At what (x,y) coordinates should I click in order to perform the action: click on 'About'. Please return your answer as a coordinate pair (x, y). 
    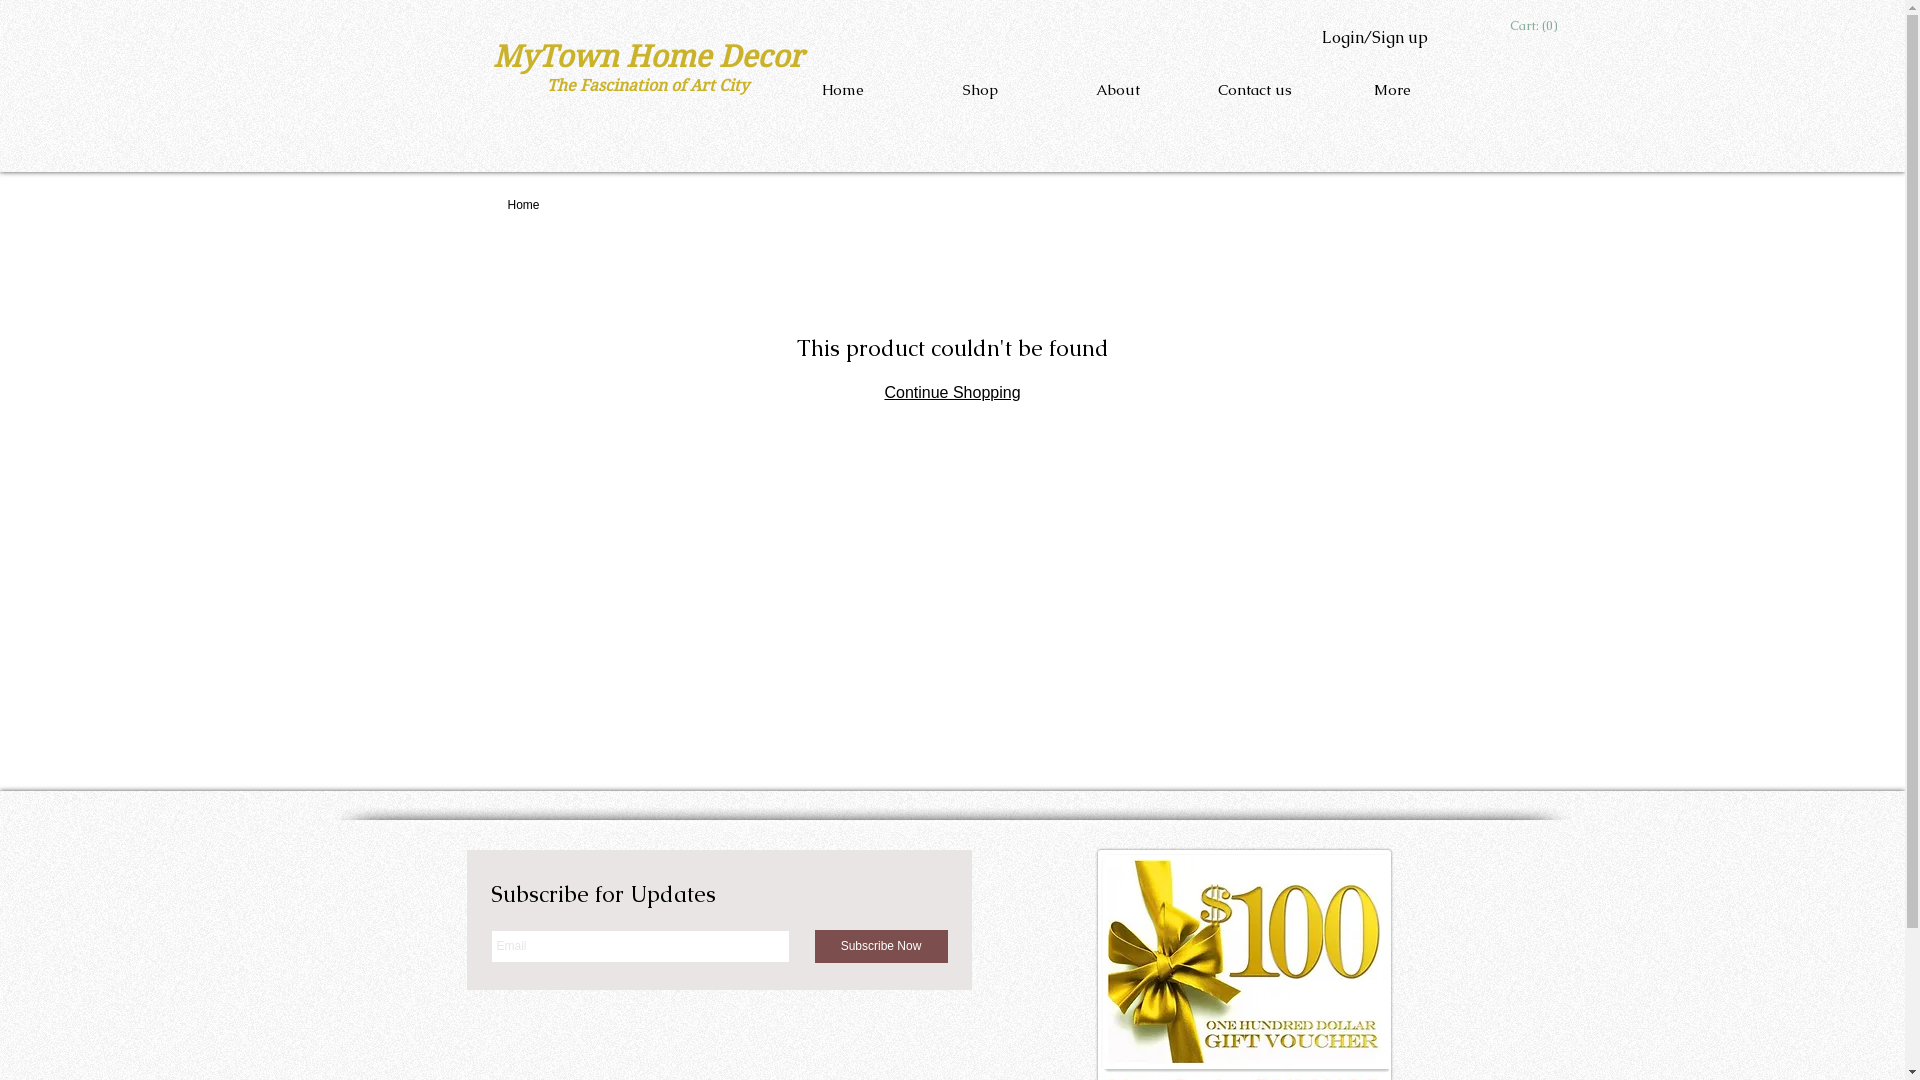
    Looking at the image, I should click on (1117, 88).